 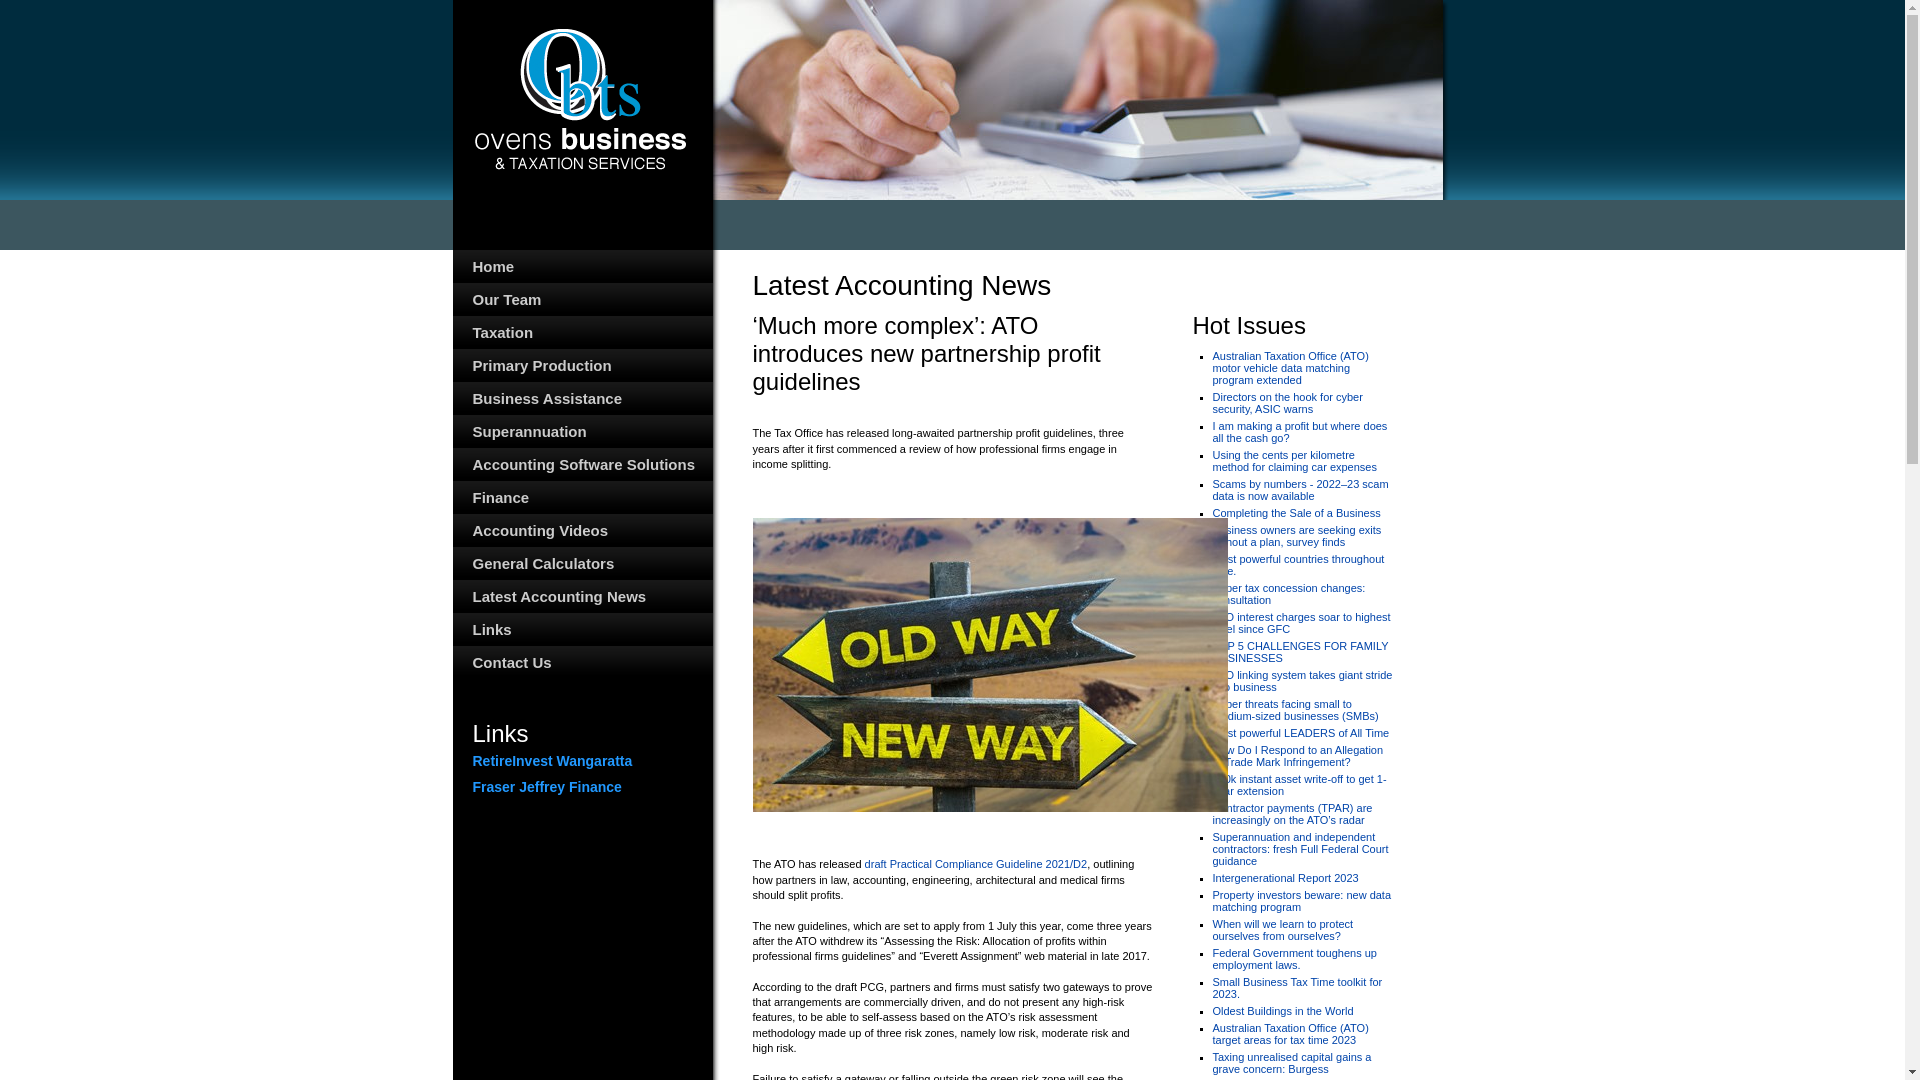 I want to click on 'draft Practical Compliance Guideline 2021/D2', so click(x=976, y=863).